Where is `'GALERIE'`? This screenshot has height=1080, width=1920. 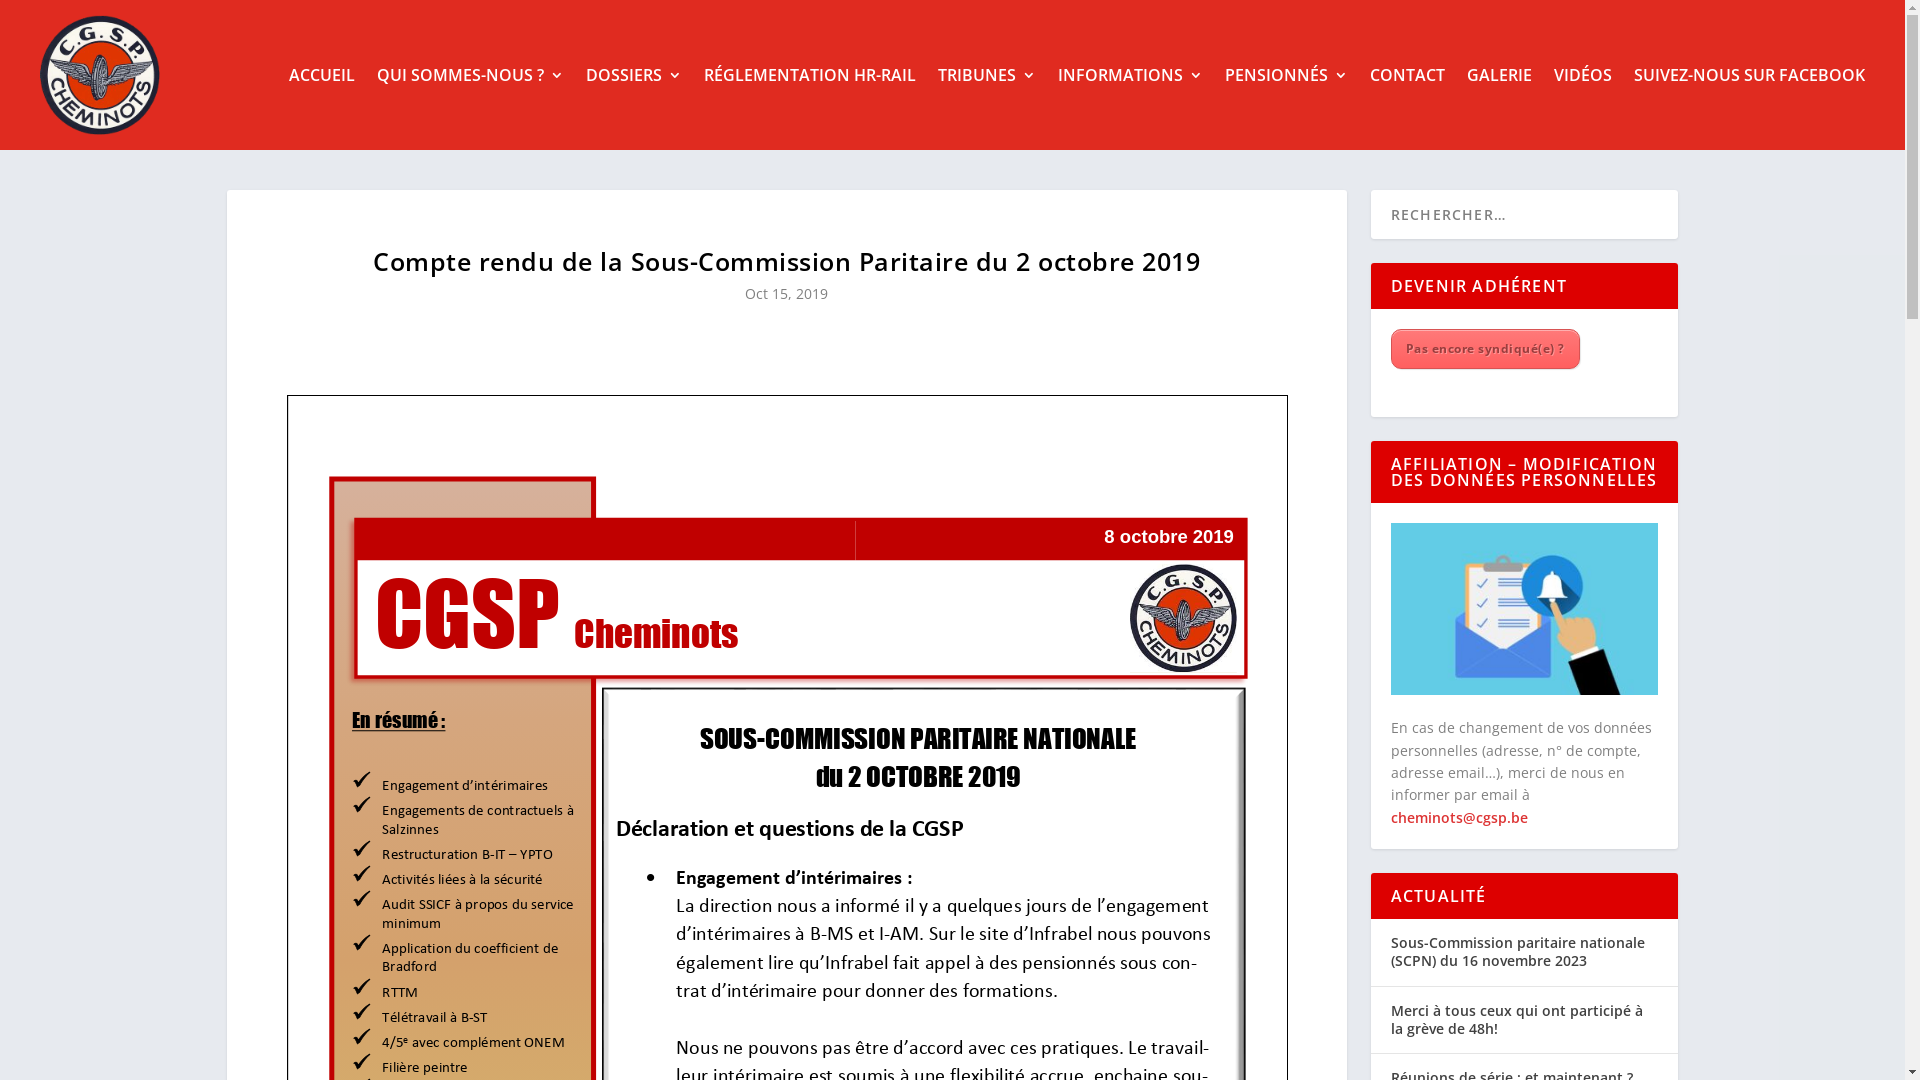 'GALERIE' is located at coordinates (1467, 73).